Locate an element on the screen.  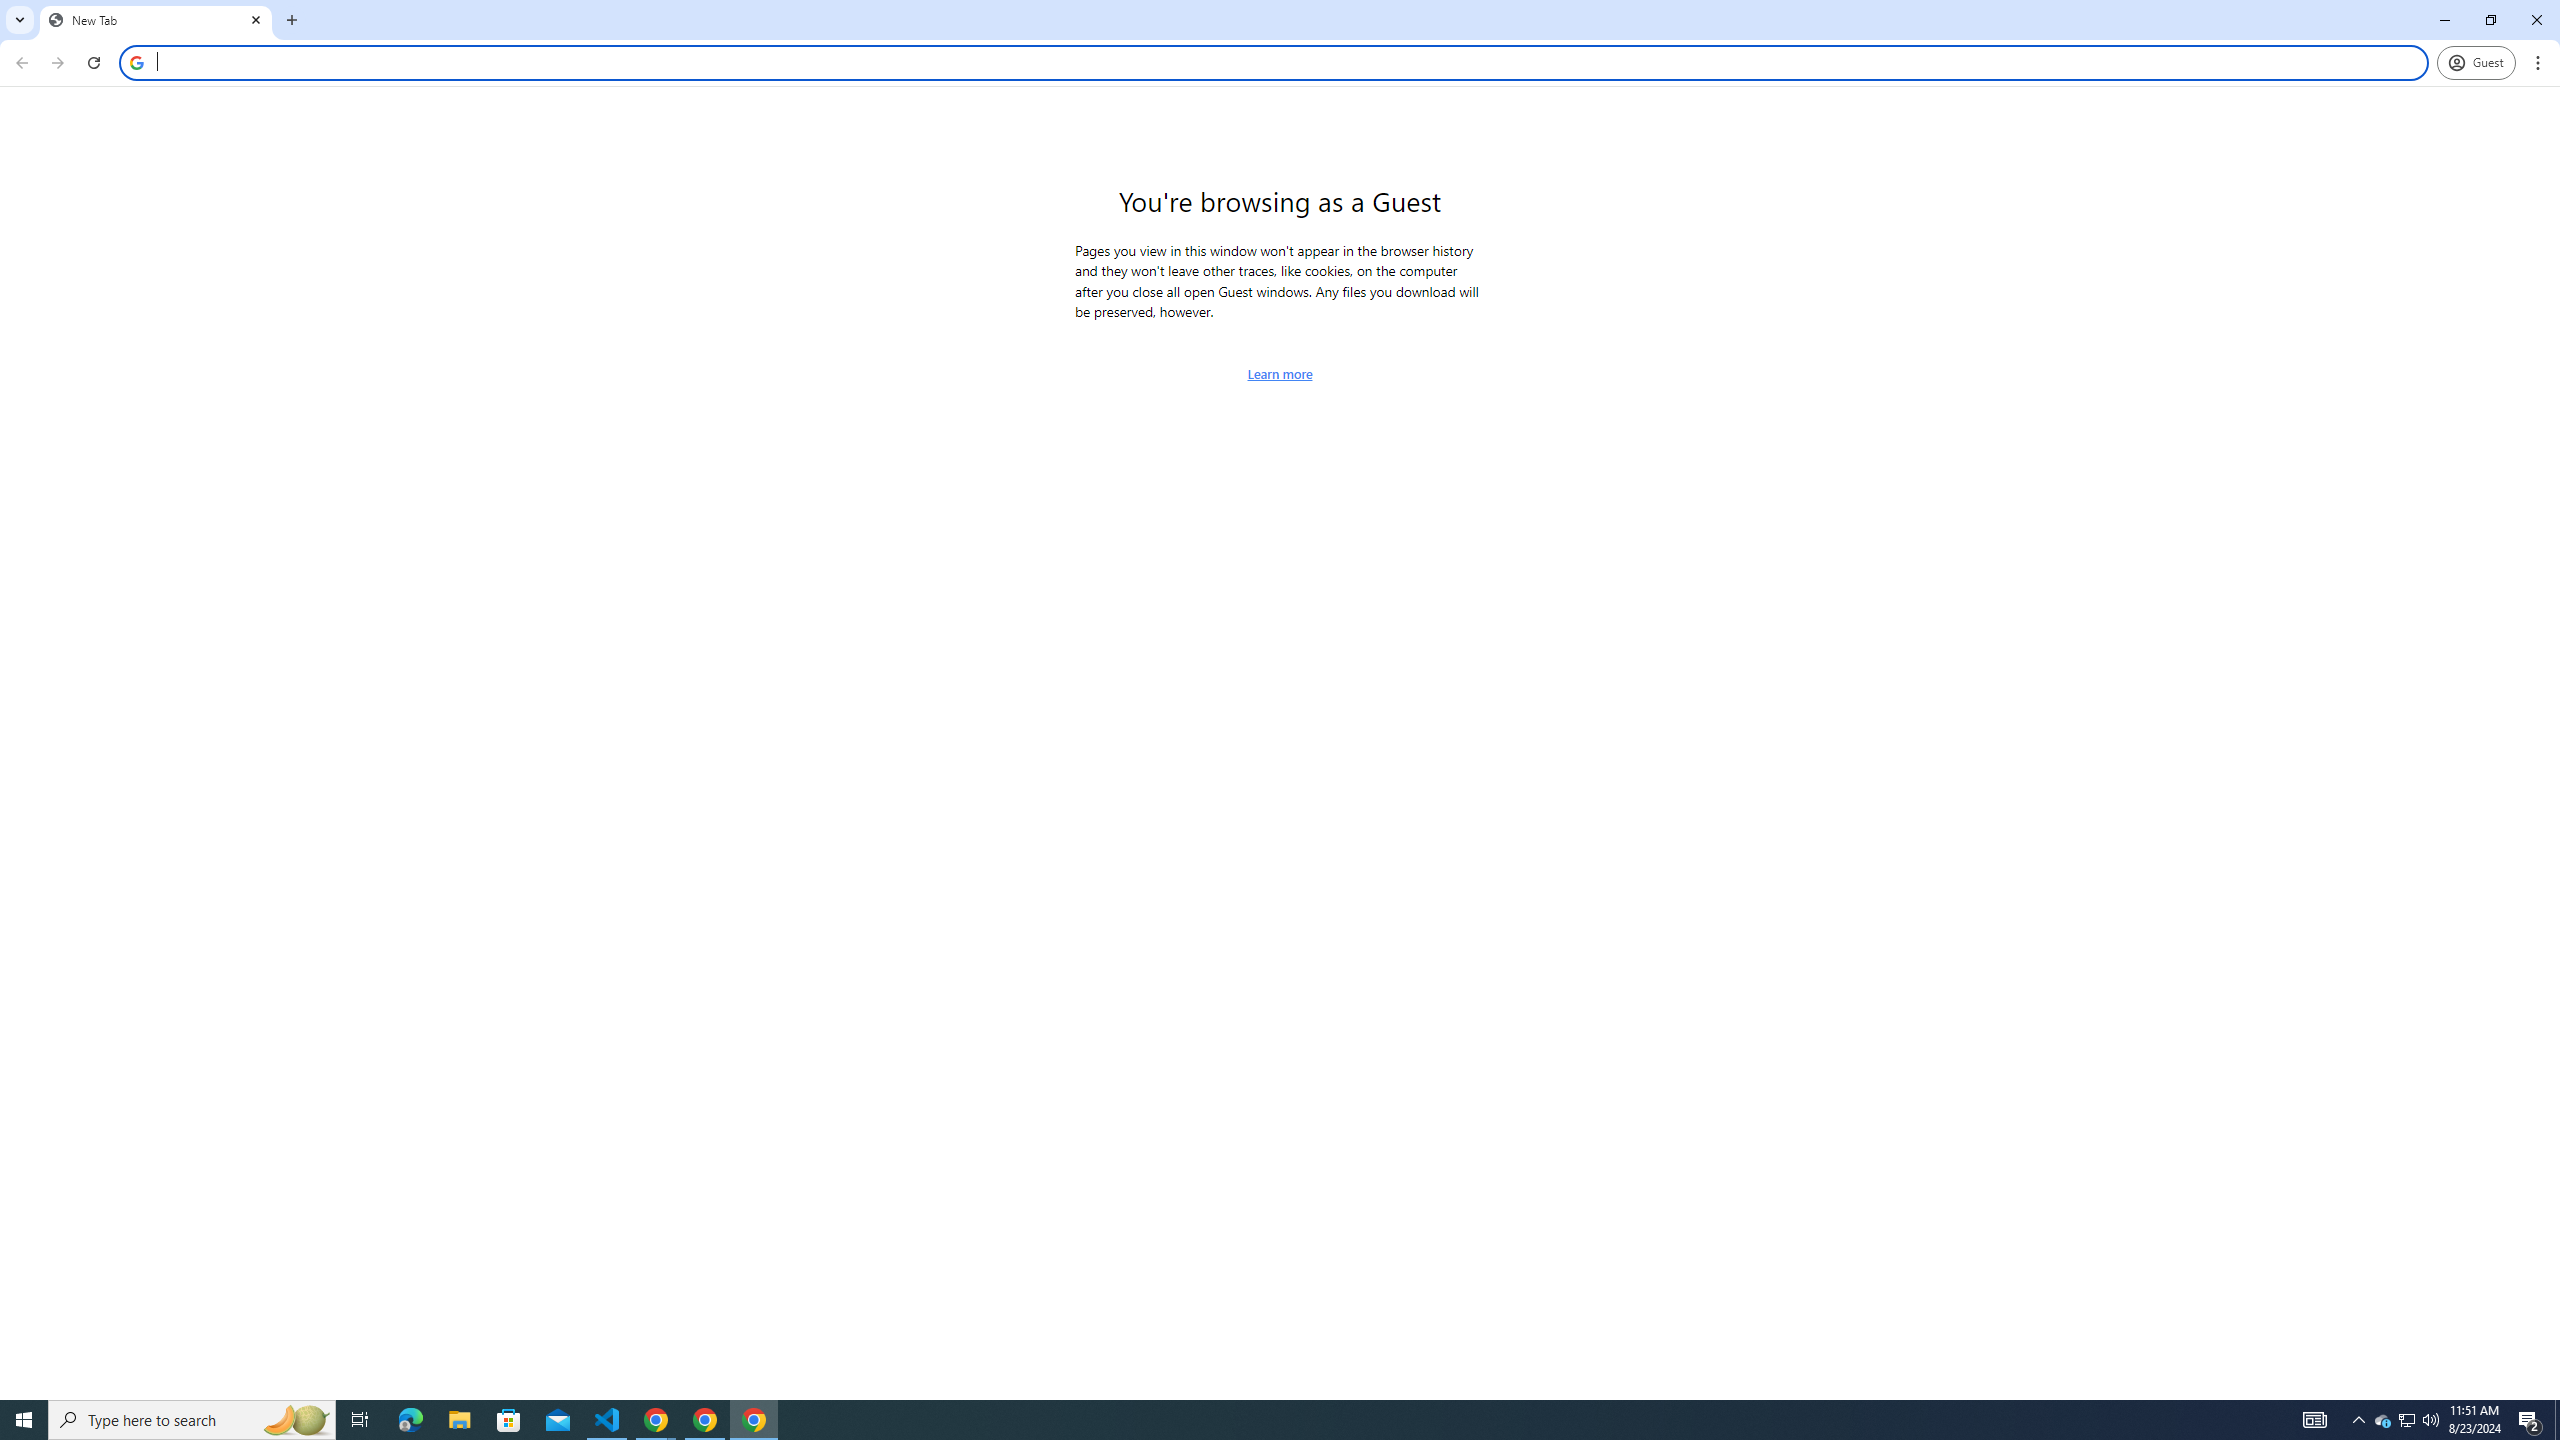
'Learn more about browsing as a guest' is located at coordinates (1280, 372).